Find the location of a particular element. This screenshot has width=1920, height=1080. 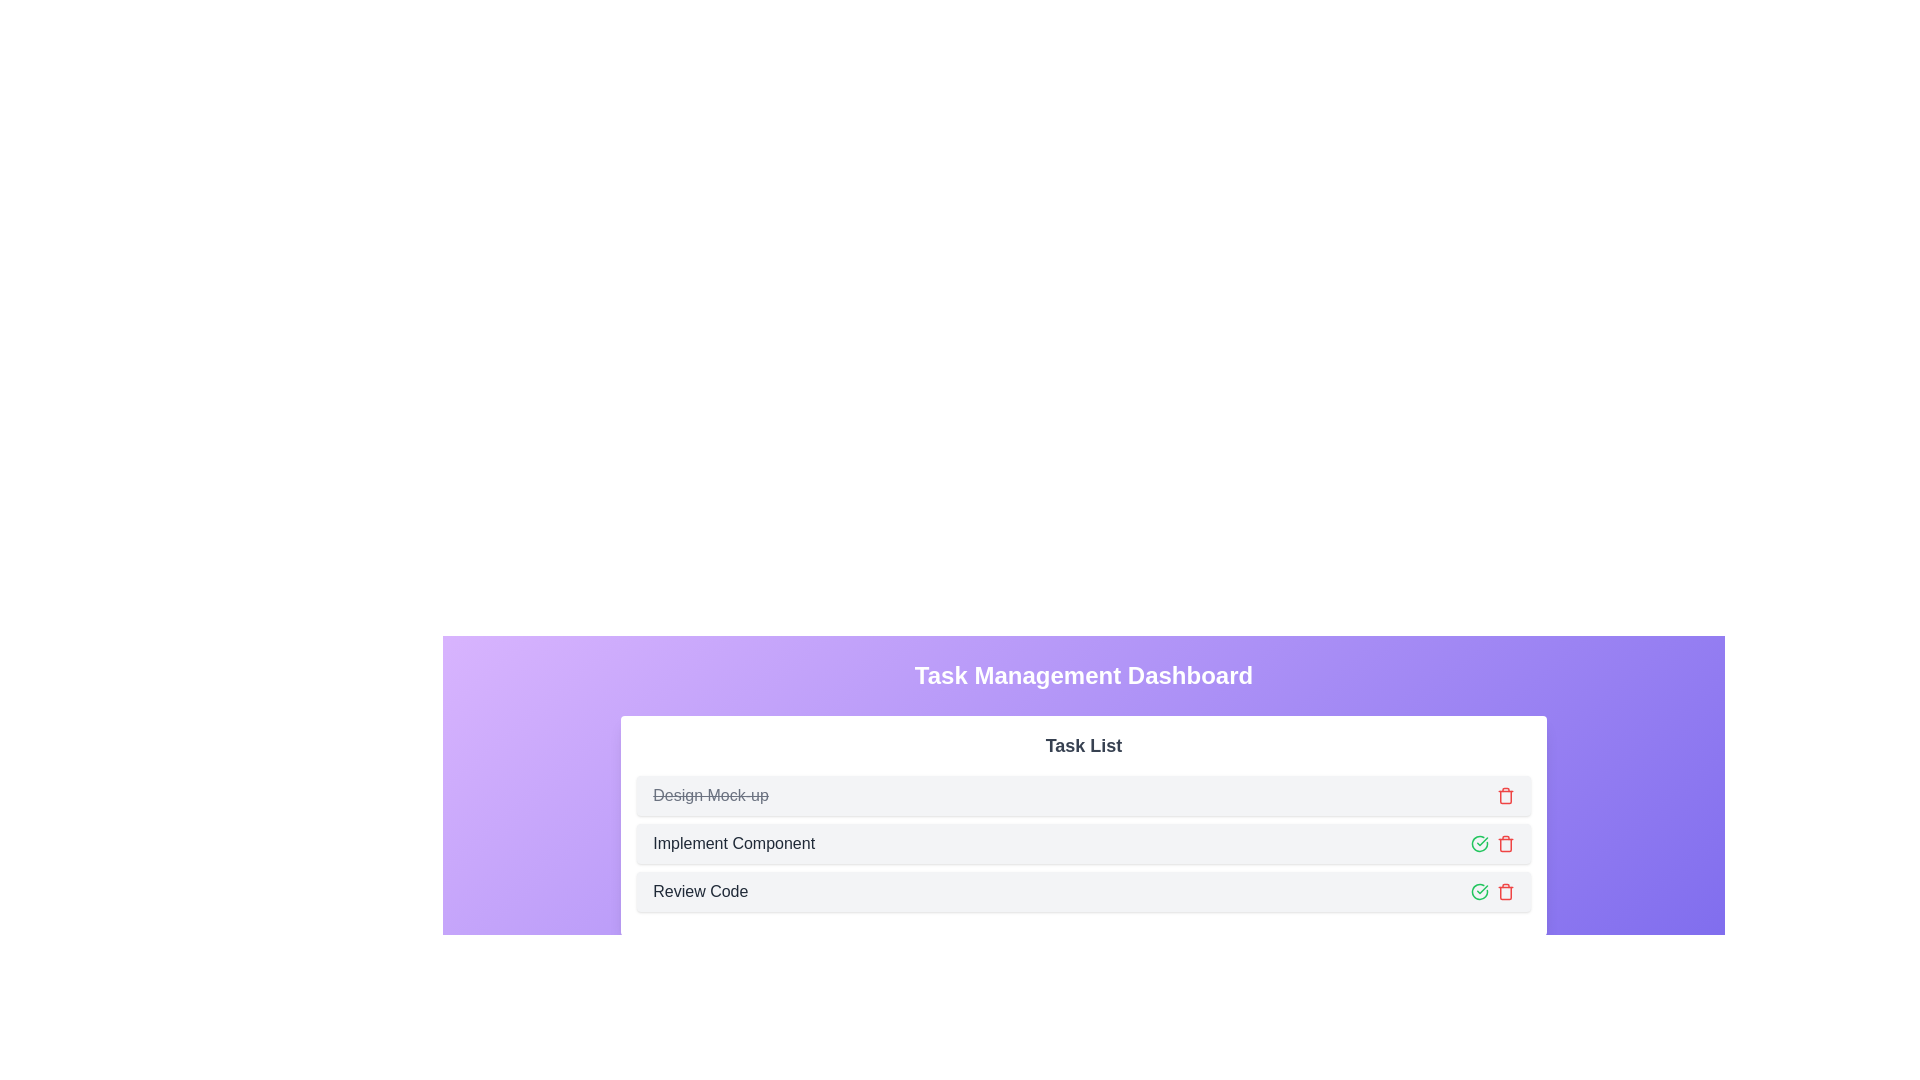

text label that provides information about the third task entry in the vertical task list, located below 'Implement Component' is located at coordinates (700, 890).